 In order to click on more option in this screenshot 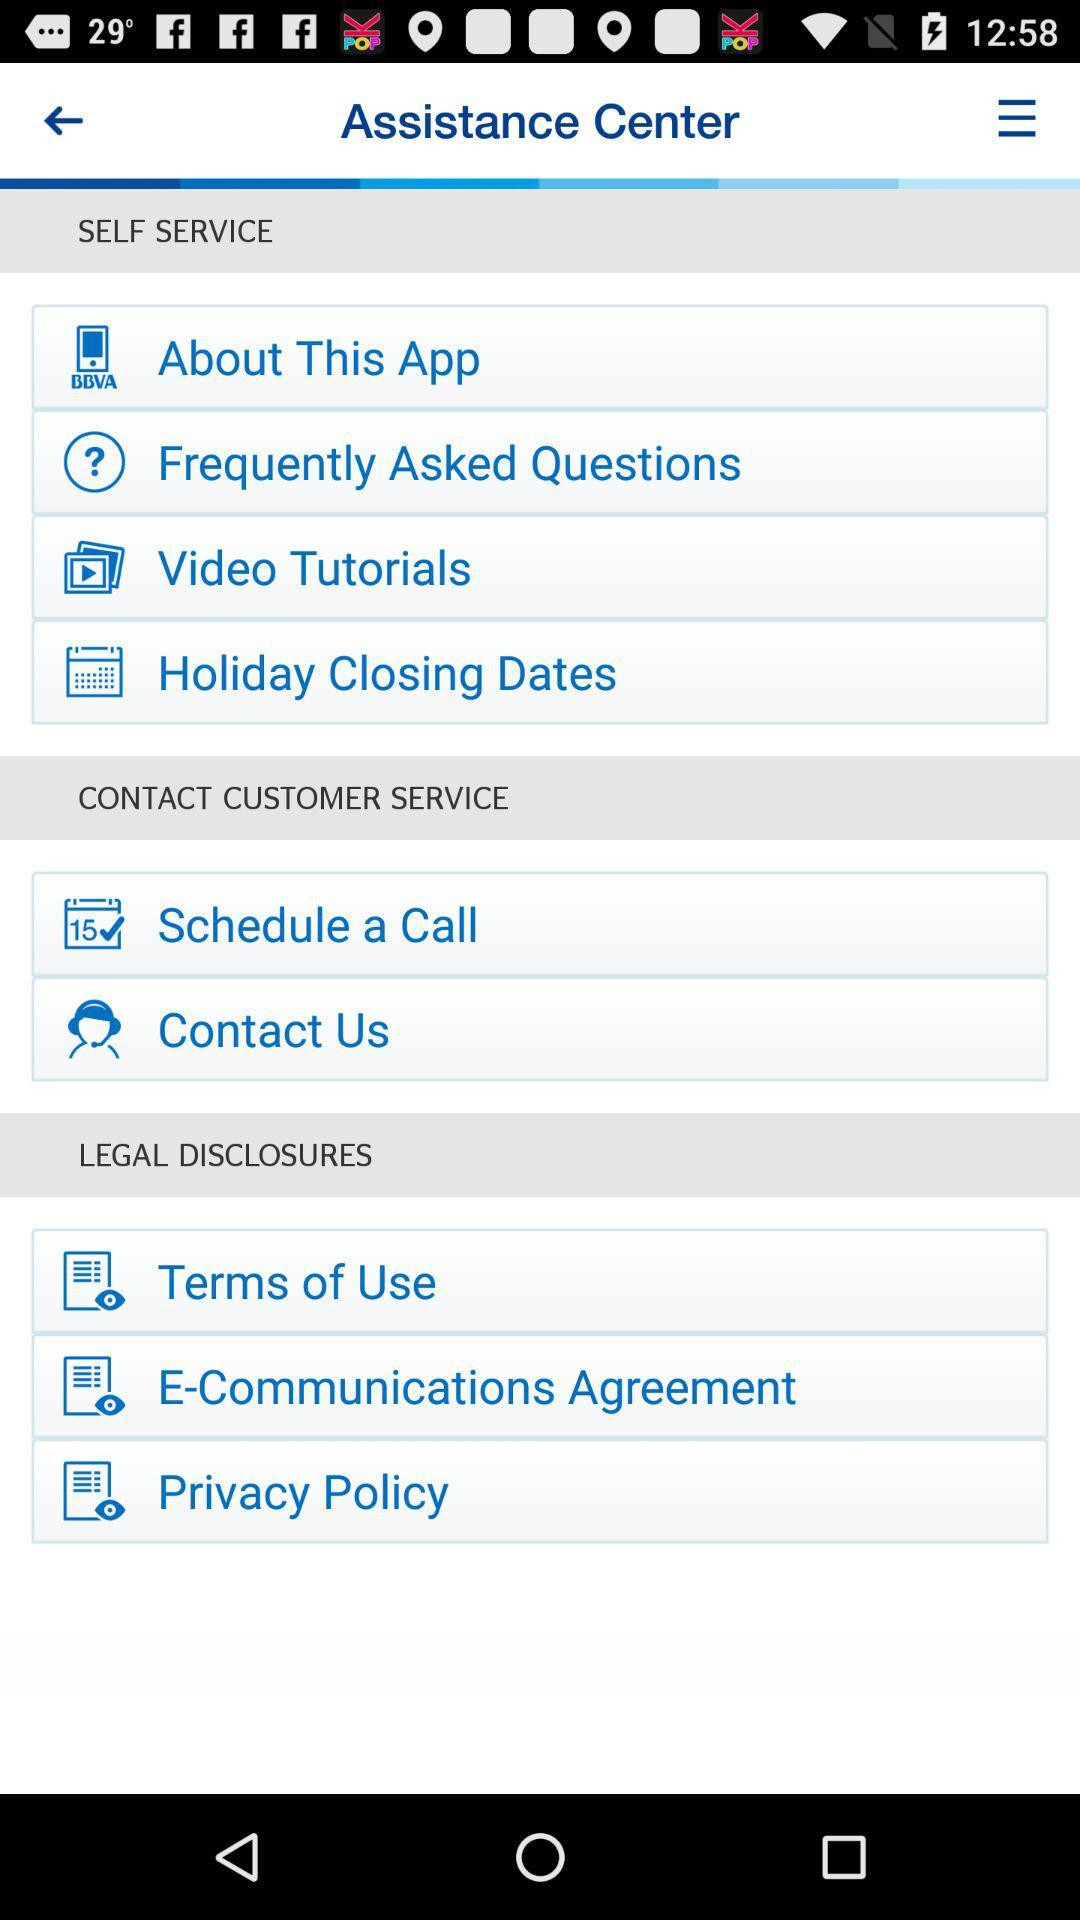, I will do `click(1017, 119)`.